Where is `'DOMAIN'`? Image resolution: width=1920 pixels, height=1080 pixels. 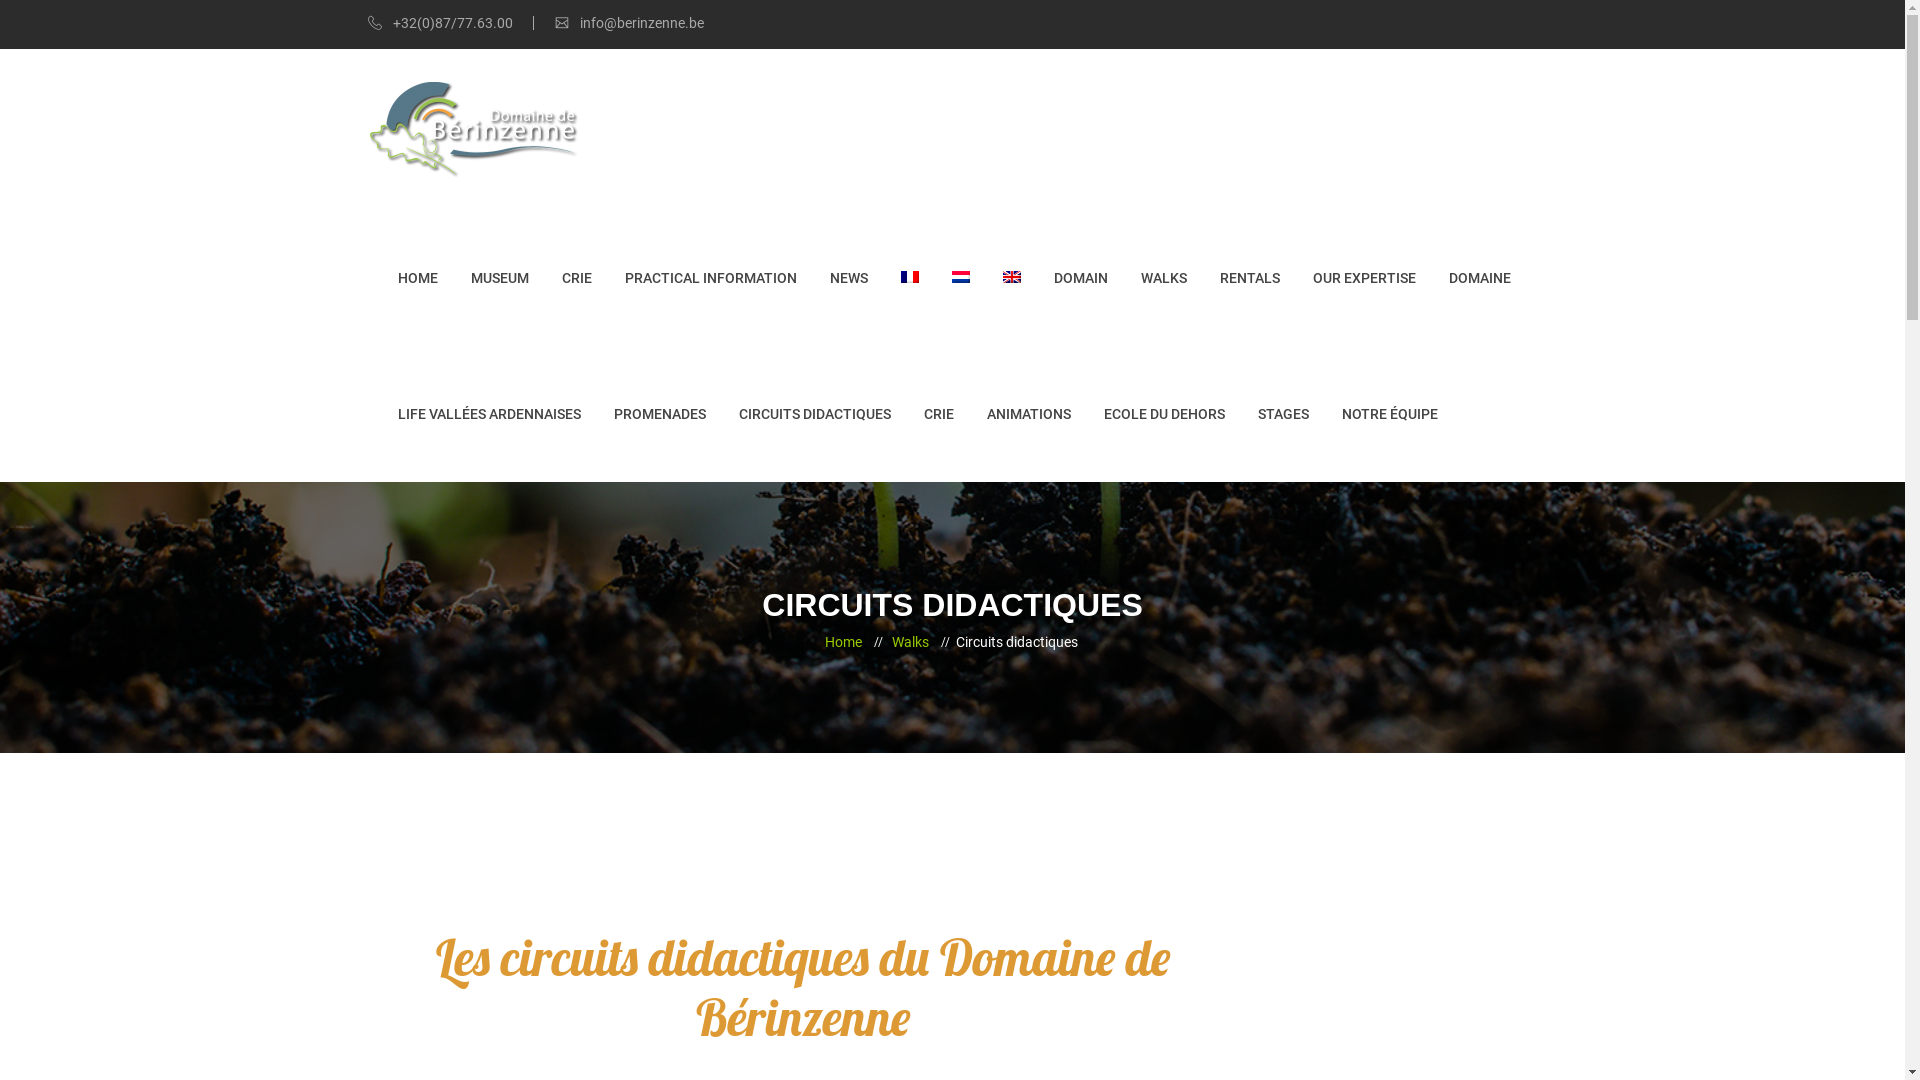
'DOMAIN' is located at coordinates (1079, 277).